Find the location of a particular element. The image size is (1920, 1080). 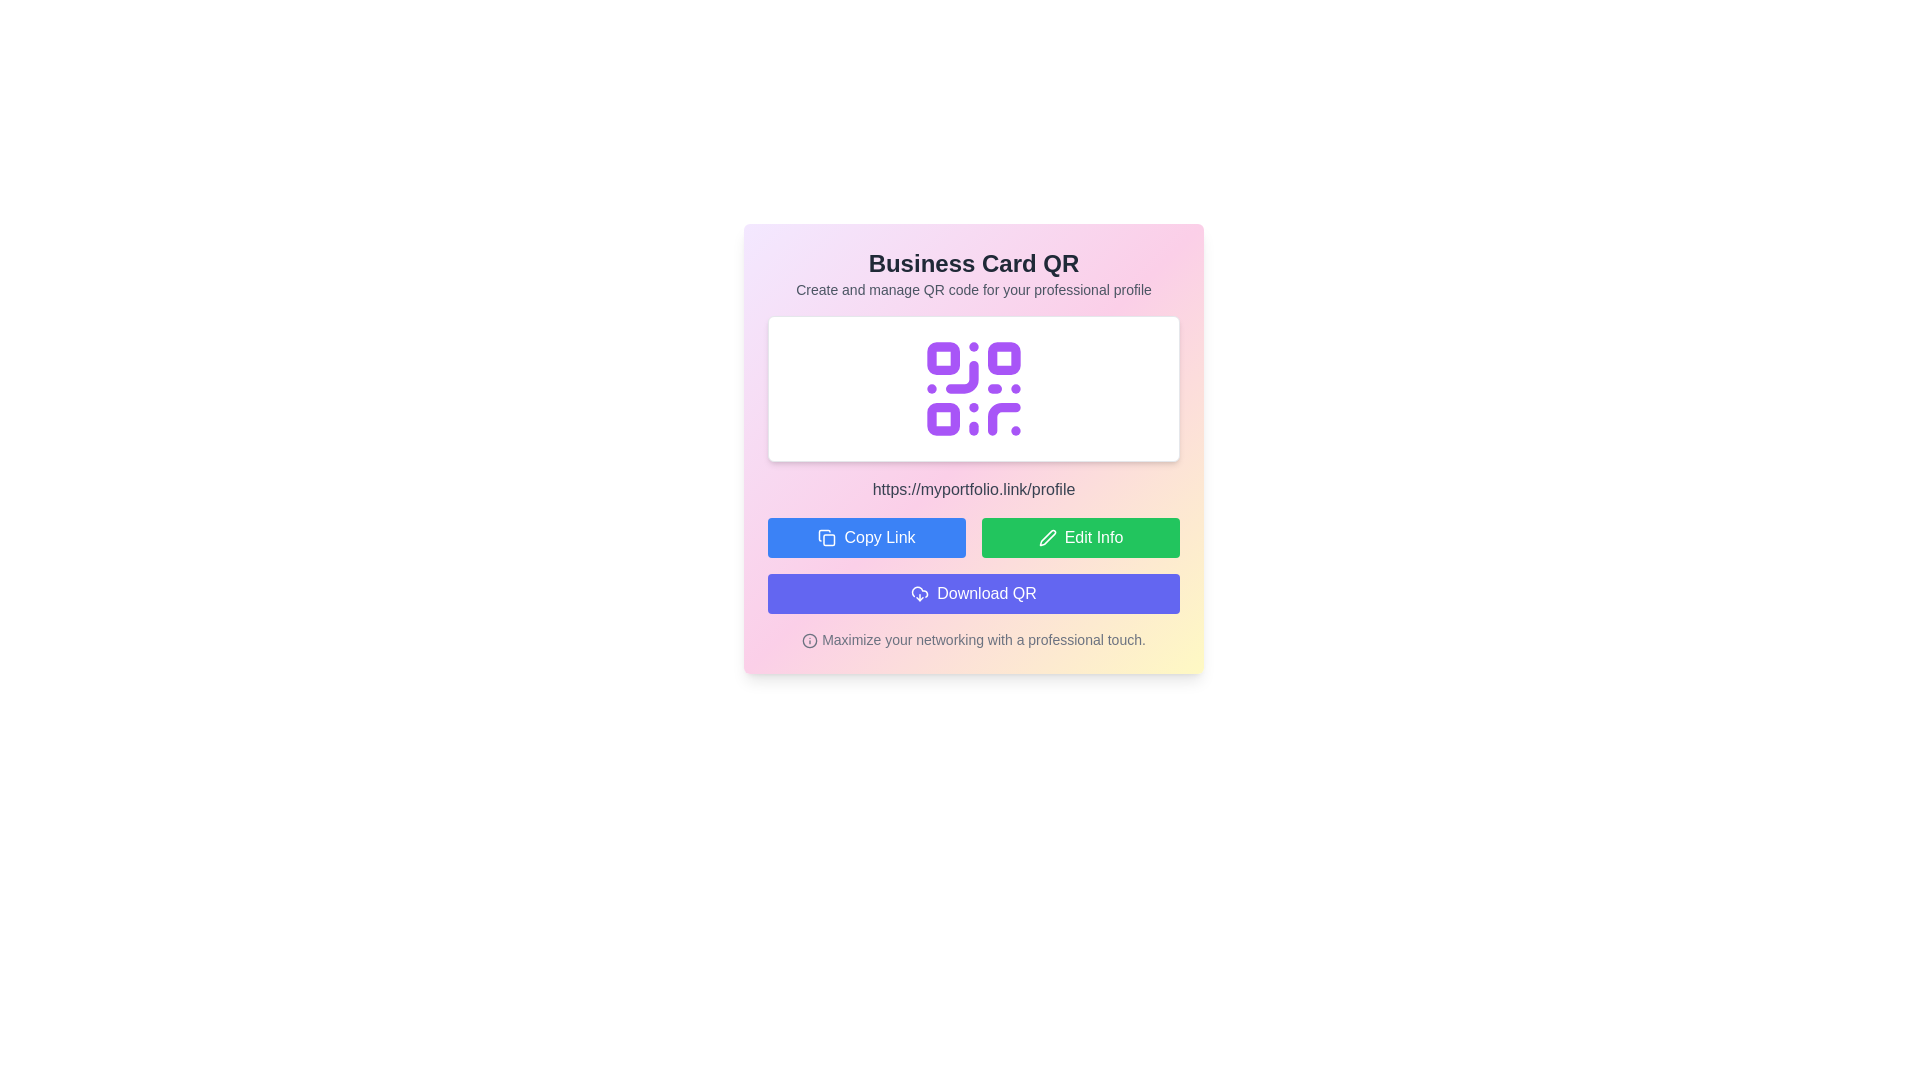

the small purple square element with rounded corners located at the bottom-left corner of the QR code structure on the business card interface is located at coordinates (942, 418).